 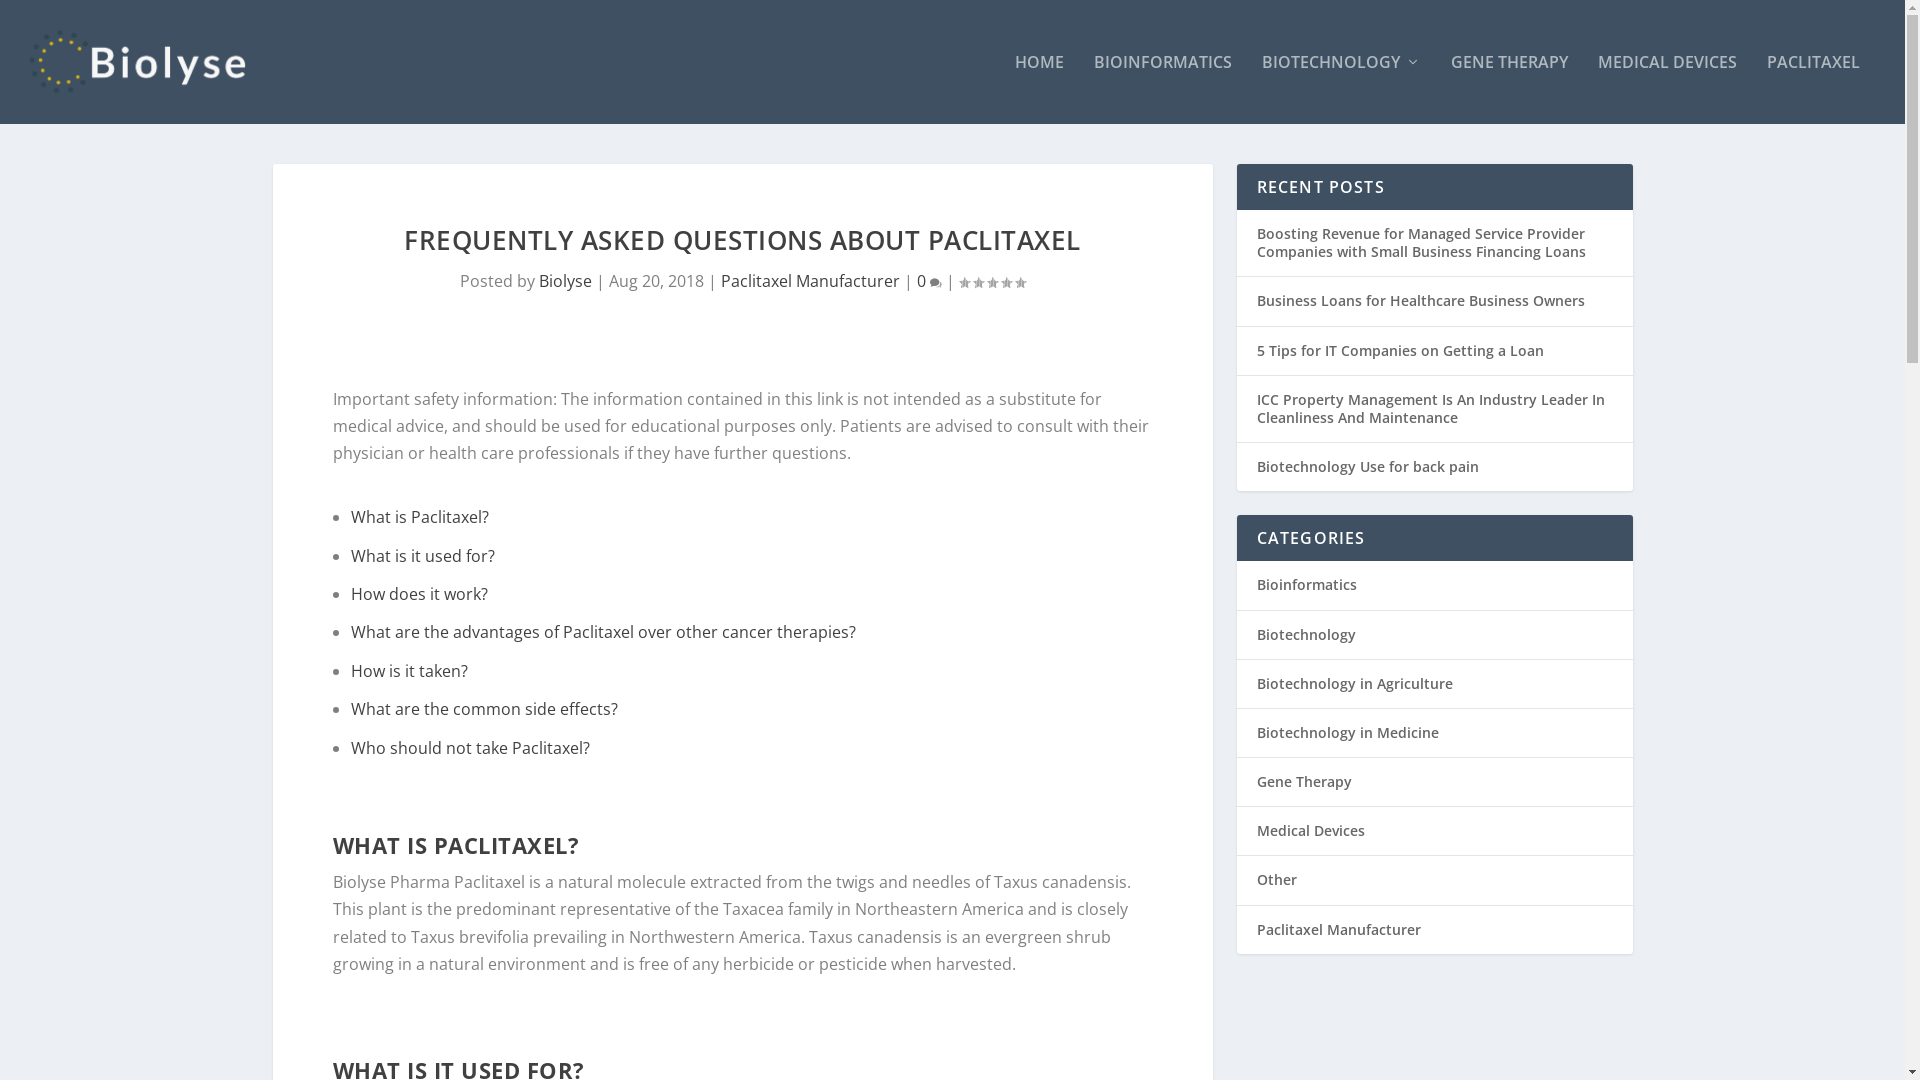 I want to click on 'Biolyse', so click(x=538, y=281).